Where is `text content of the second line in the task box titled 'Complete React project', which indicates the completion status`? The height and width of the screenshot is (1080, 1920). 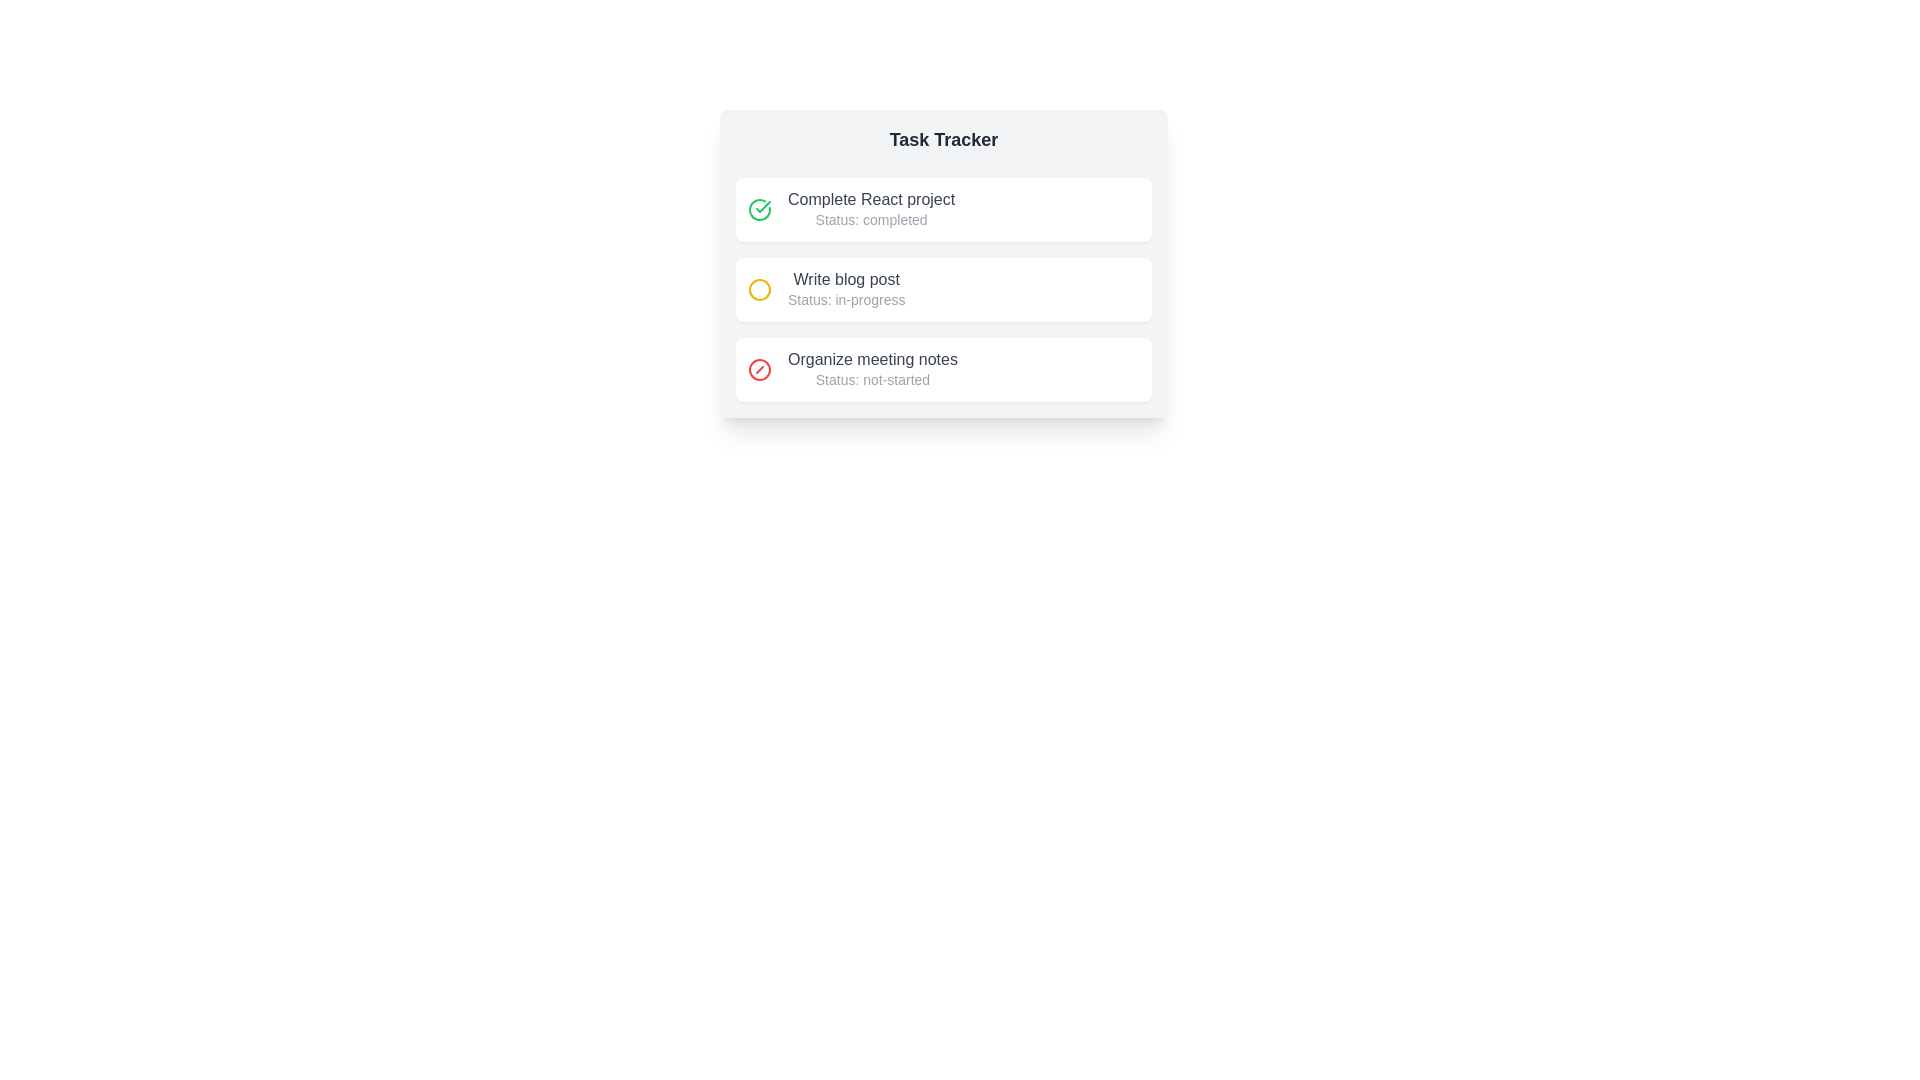 text content of the second line in the task box titled 'Complete React project', which indicates the completion status is located at coordinates (871, 219).